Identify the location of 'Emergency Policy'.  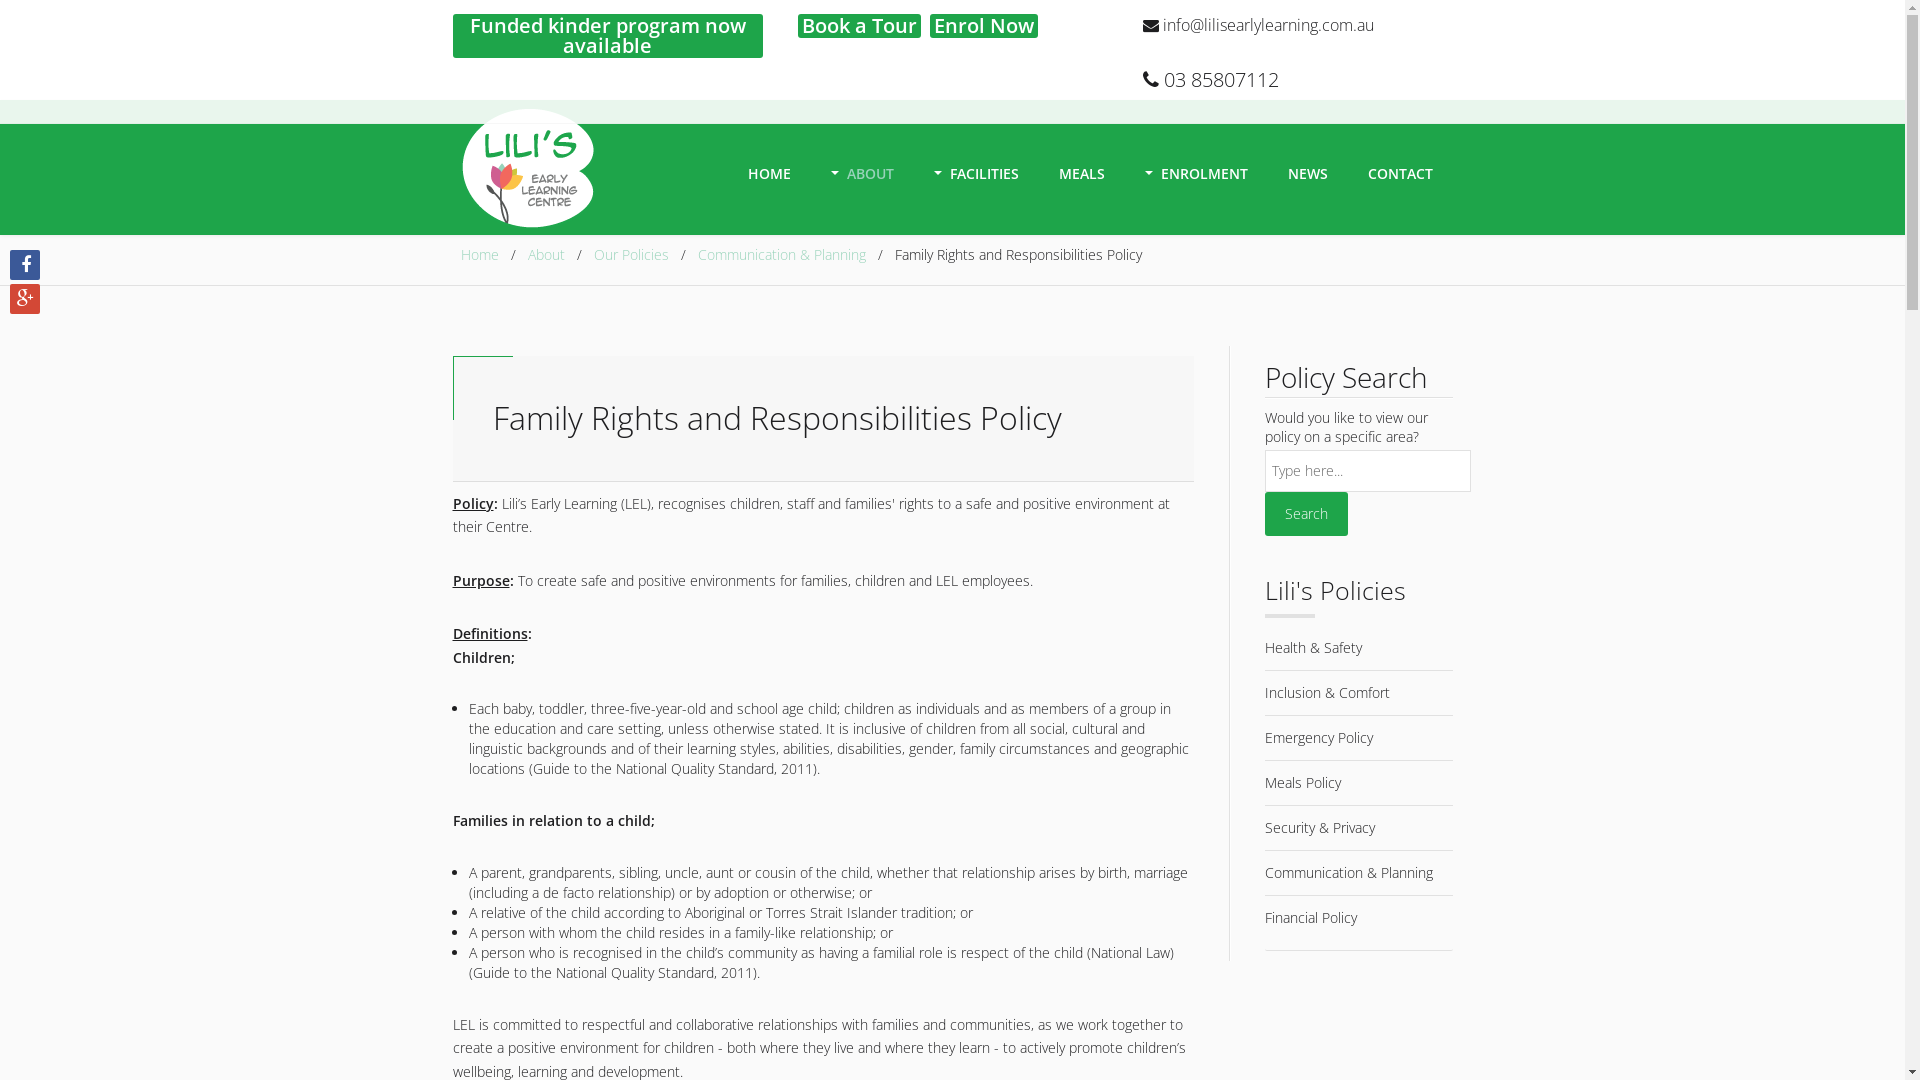
(1264, 737).